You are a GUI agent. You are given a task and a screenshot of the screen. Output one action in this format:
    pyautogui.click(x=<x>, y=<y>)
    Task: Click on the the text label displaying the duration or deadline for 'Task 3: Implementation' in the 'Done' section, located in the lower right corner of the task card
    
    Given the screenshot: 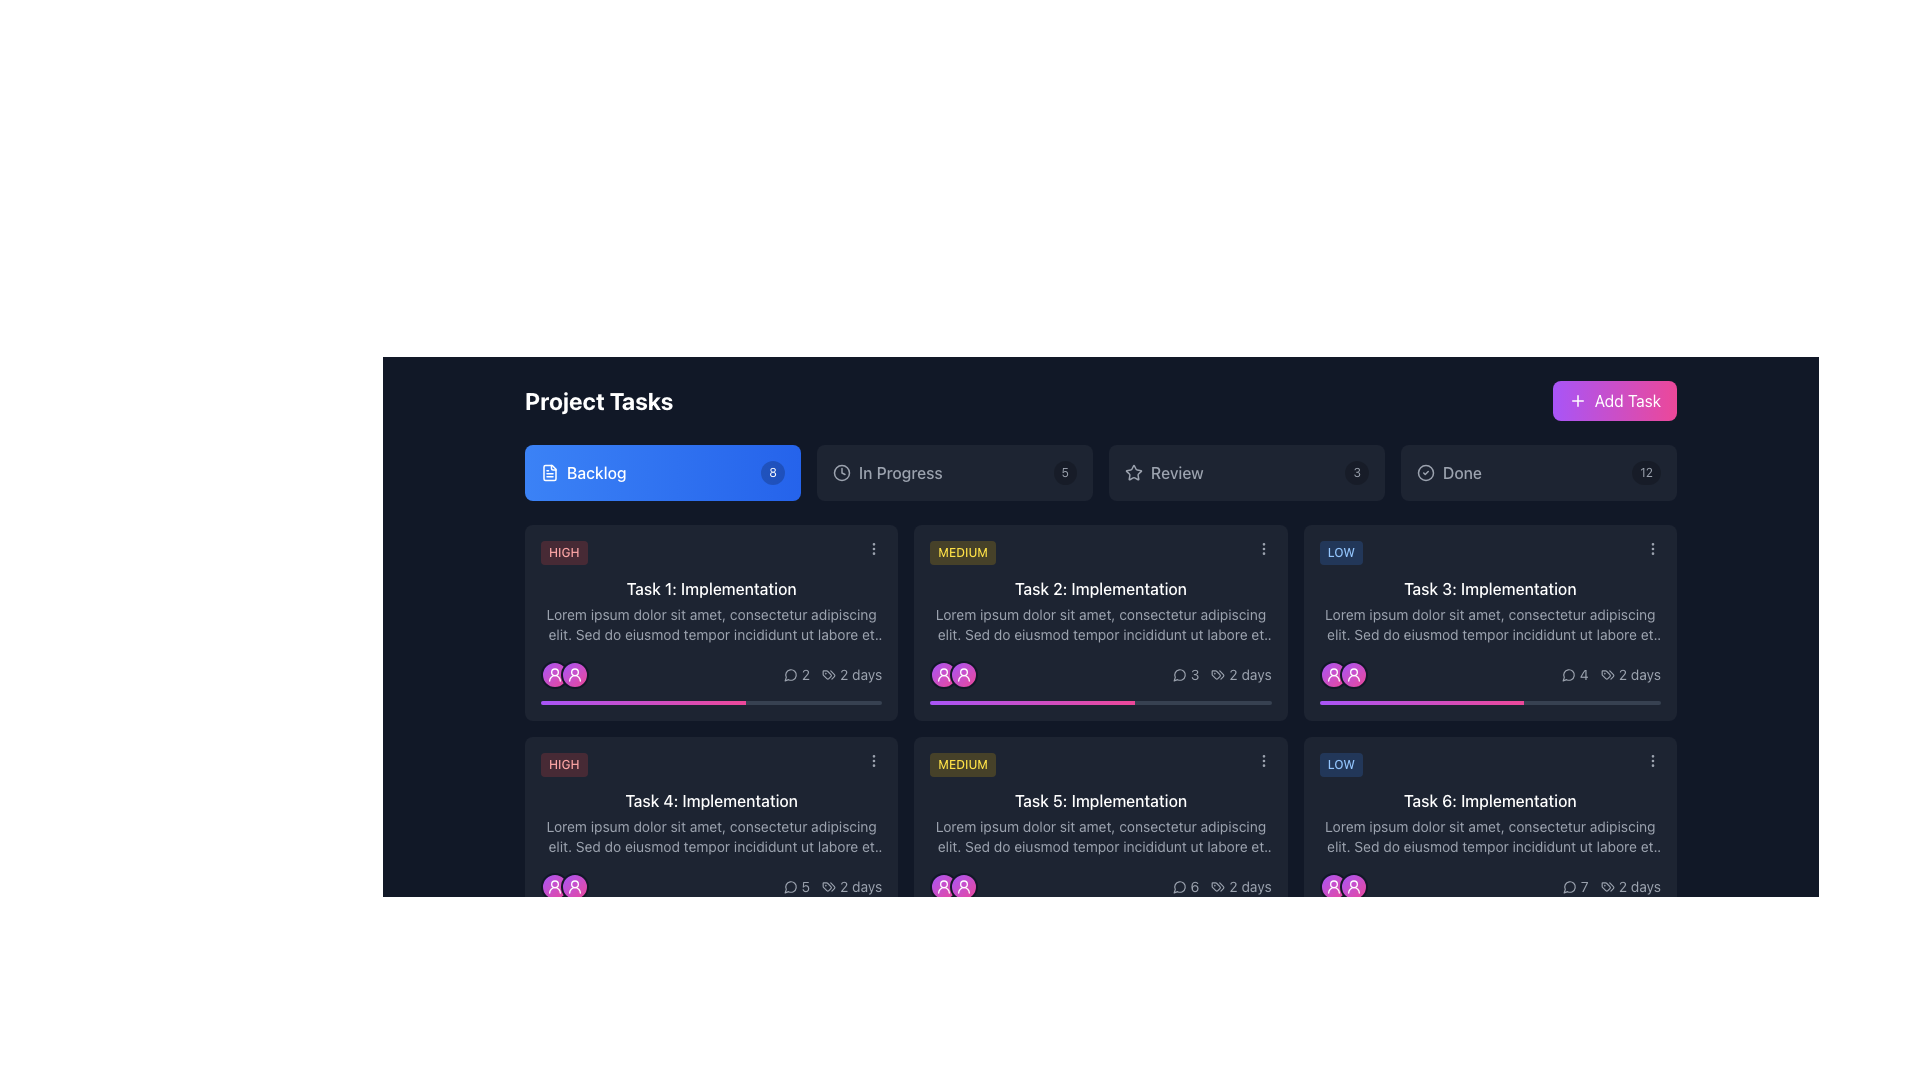 What is the action you would take?
    pyautogui.click(x=1639, y=675)
    